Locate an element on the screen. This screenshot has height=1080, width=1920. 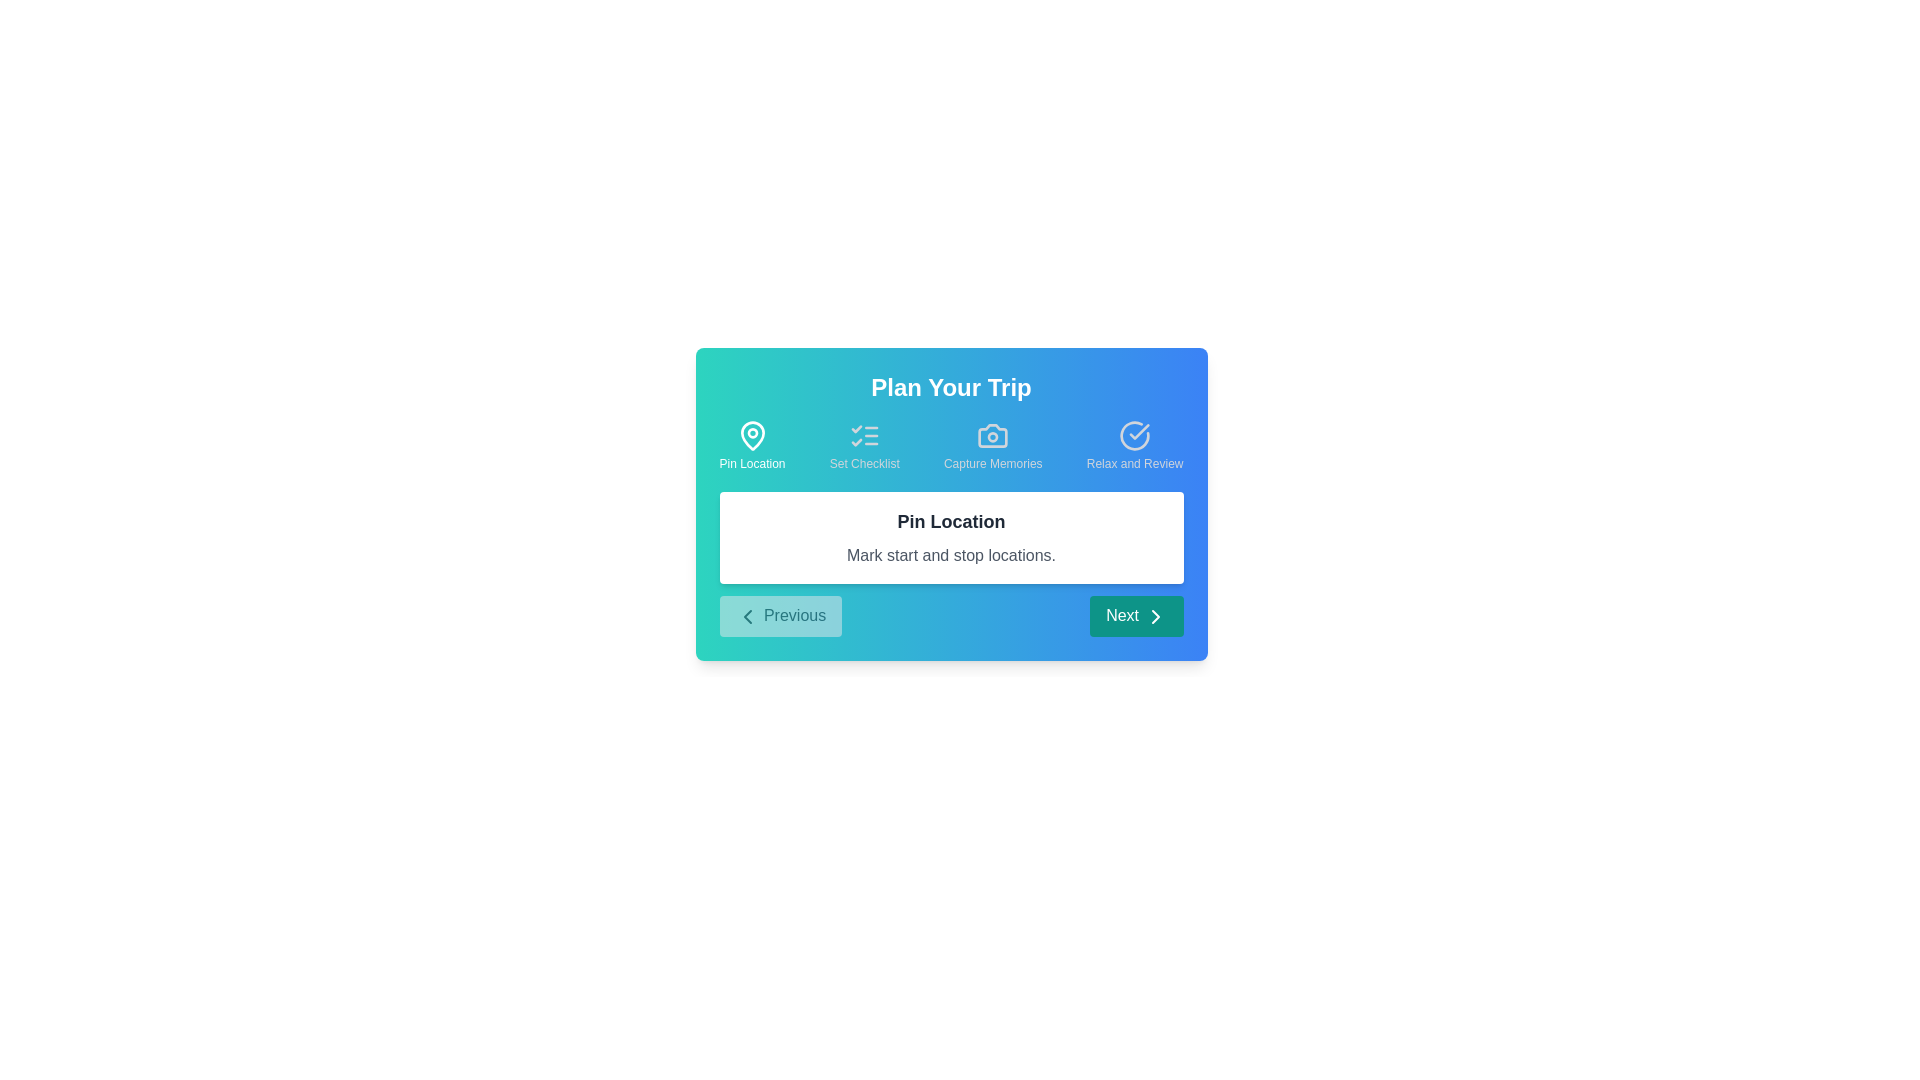
the 'Next' button is located at coordinates (1136, 615).